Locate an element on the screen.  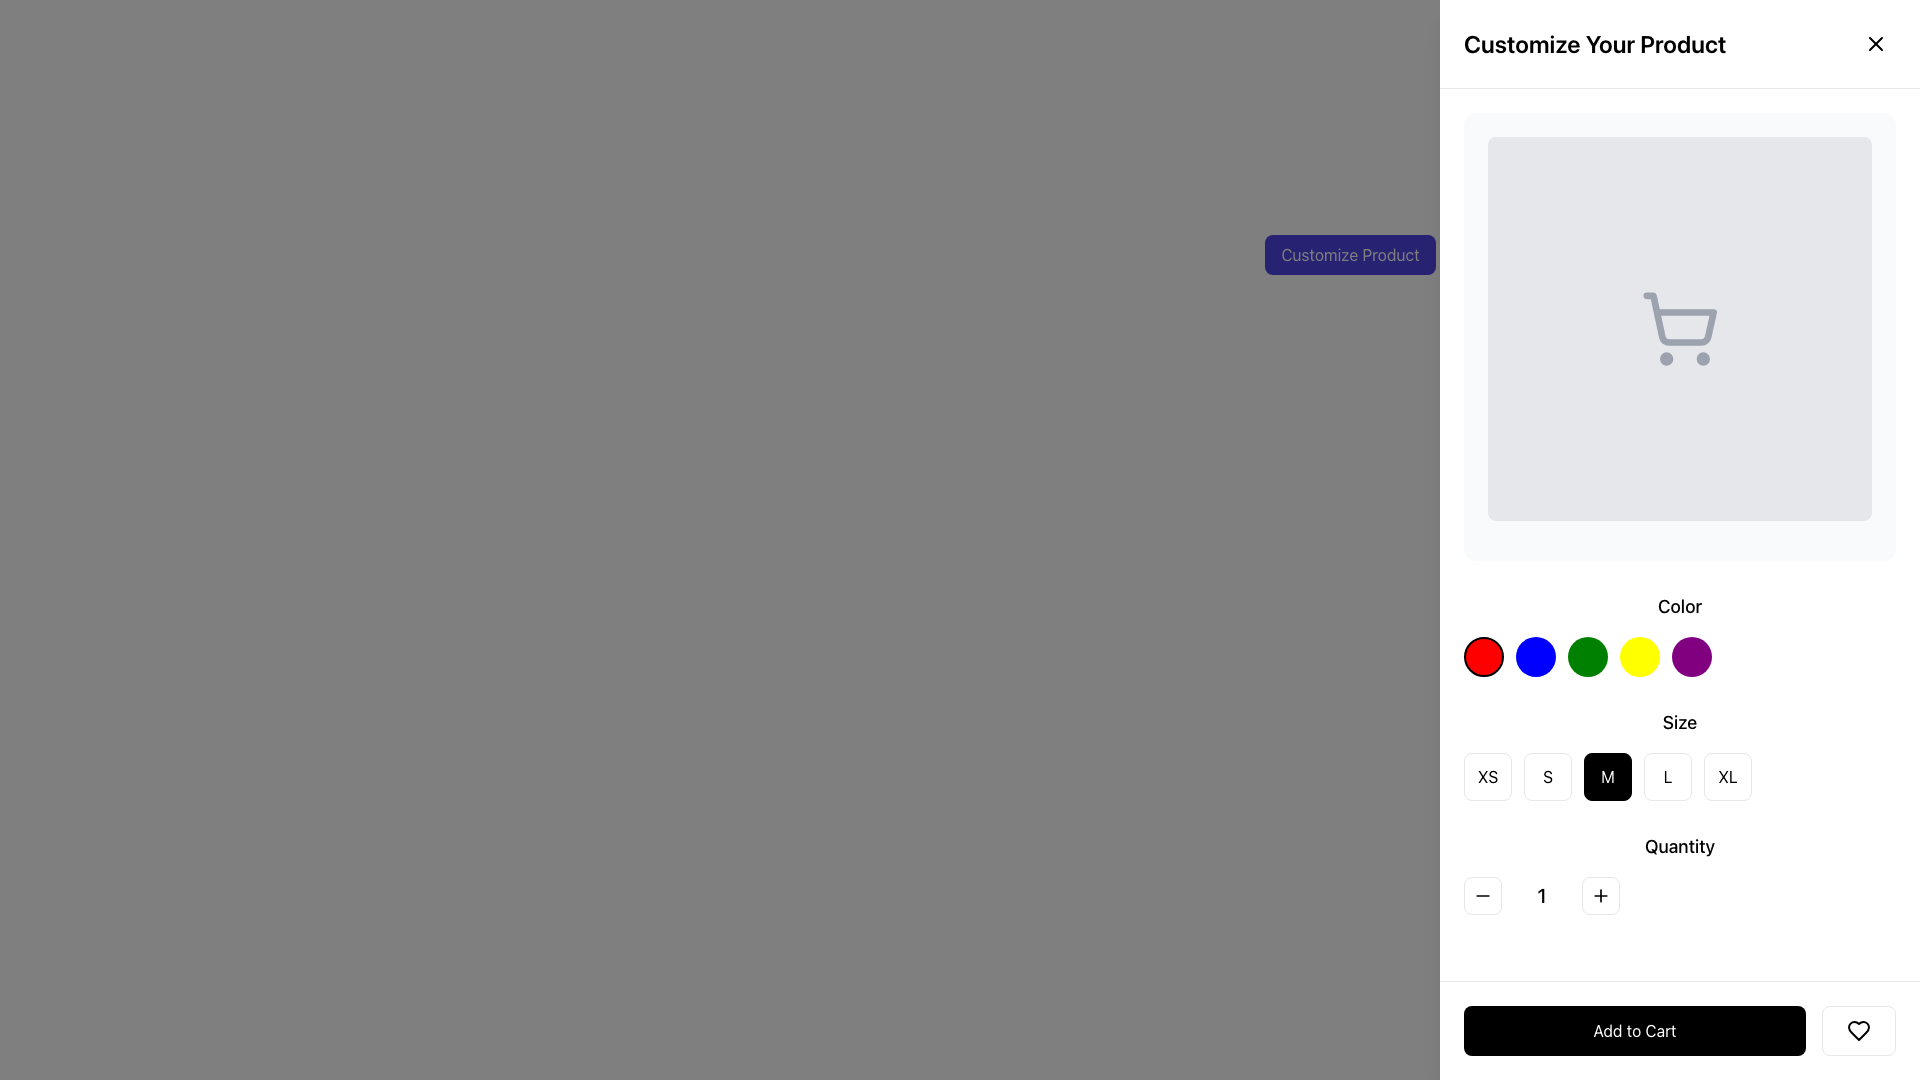
the '-' button of the Quantity selector located below the color and size selection options, which decreases the quantity from the displayed value of '1' is located at coordinates (1680, 873).